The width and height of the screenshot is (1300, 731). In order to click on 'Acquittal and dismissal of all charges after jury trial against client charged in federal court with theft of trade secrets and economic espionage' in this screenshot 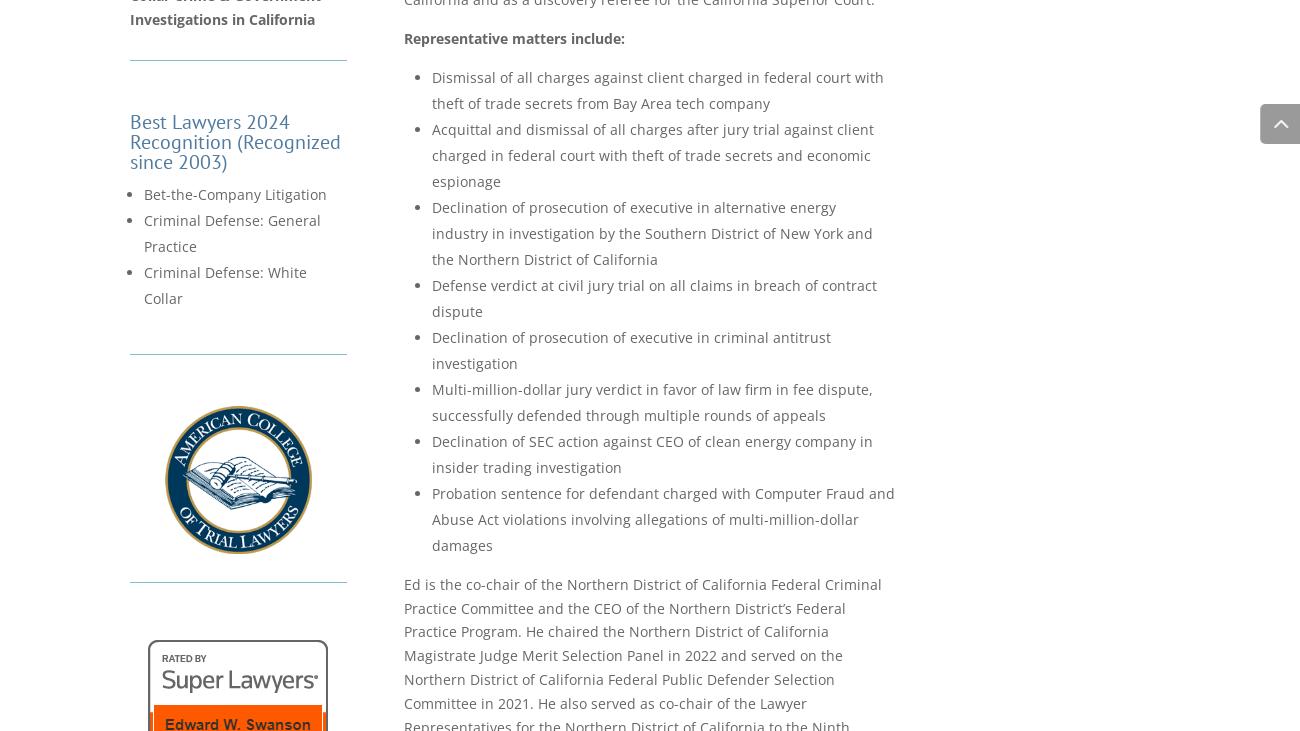, I will do `click(651, 154)`.